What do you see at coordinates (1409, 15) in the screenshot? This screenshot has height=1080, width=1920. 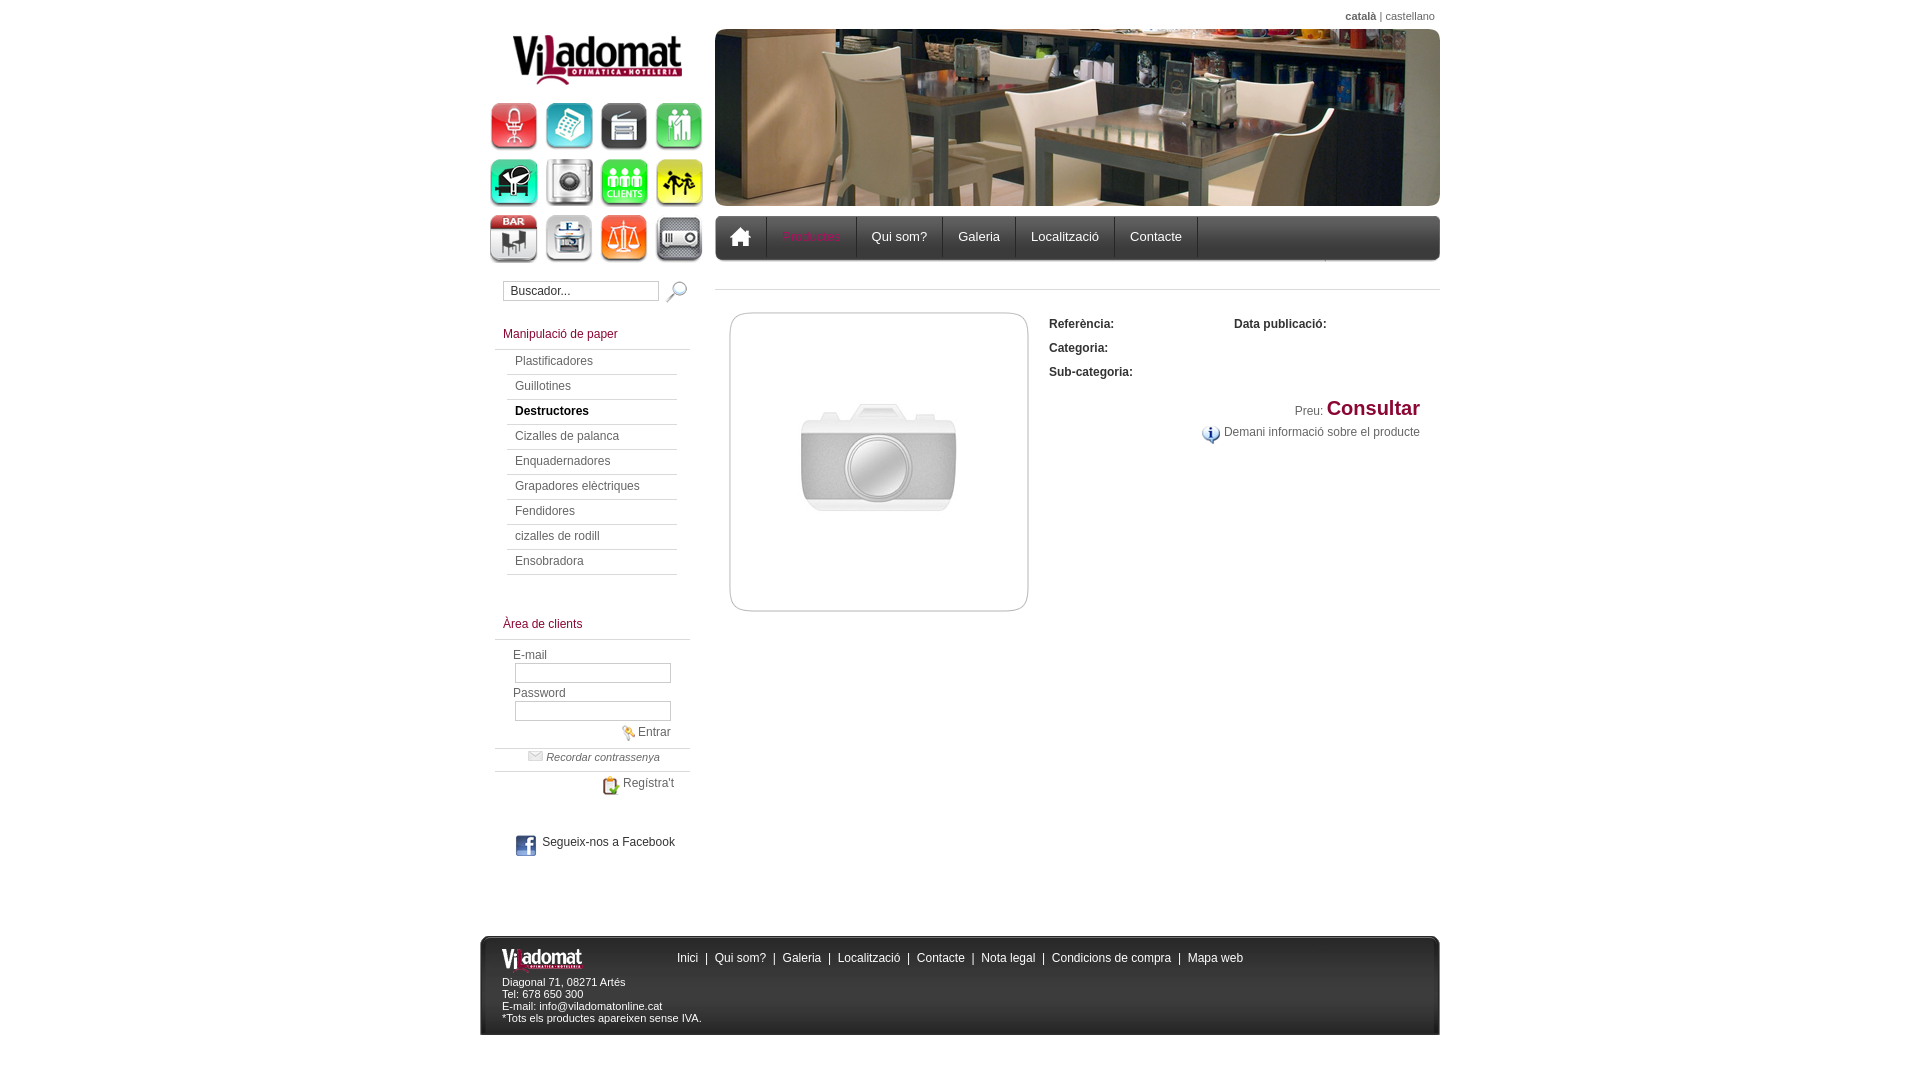 I see `'castellano'` at bounding box center [1409, 15].